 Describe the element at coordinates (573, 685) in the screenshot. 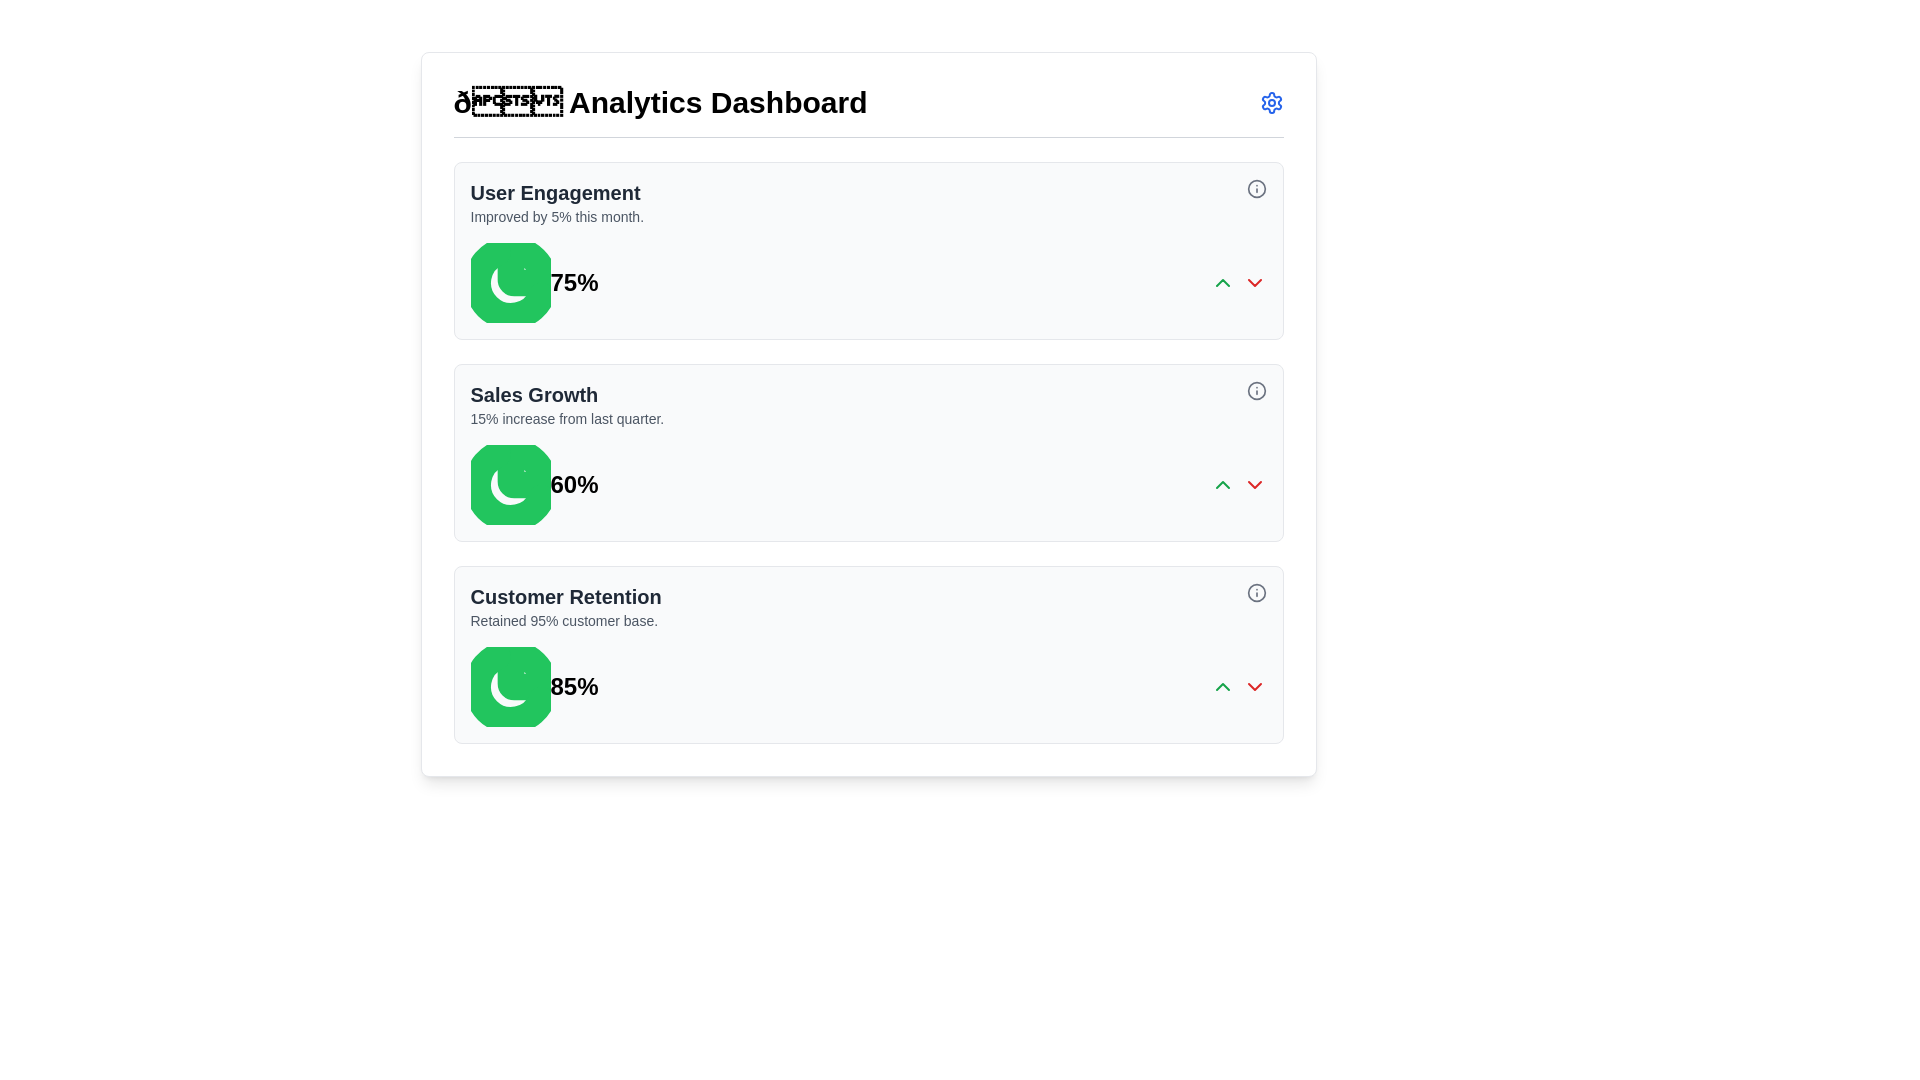

I see `value displayed in the Text label that shows '85%' in bold and large font, located near the bottom section of the third card, to the right of the green octagonal icon` at that location.